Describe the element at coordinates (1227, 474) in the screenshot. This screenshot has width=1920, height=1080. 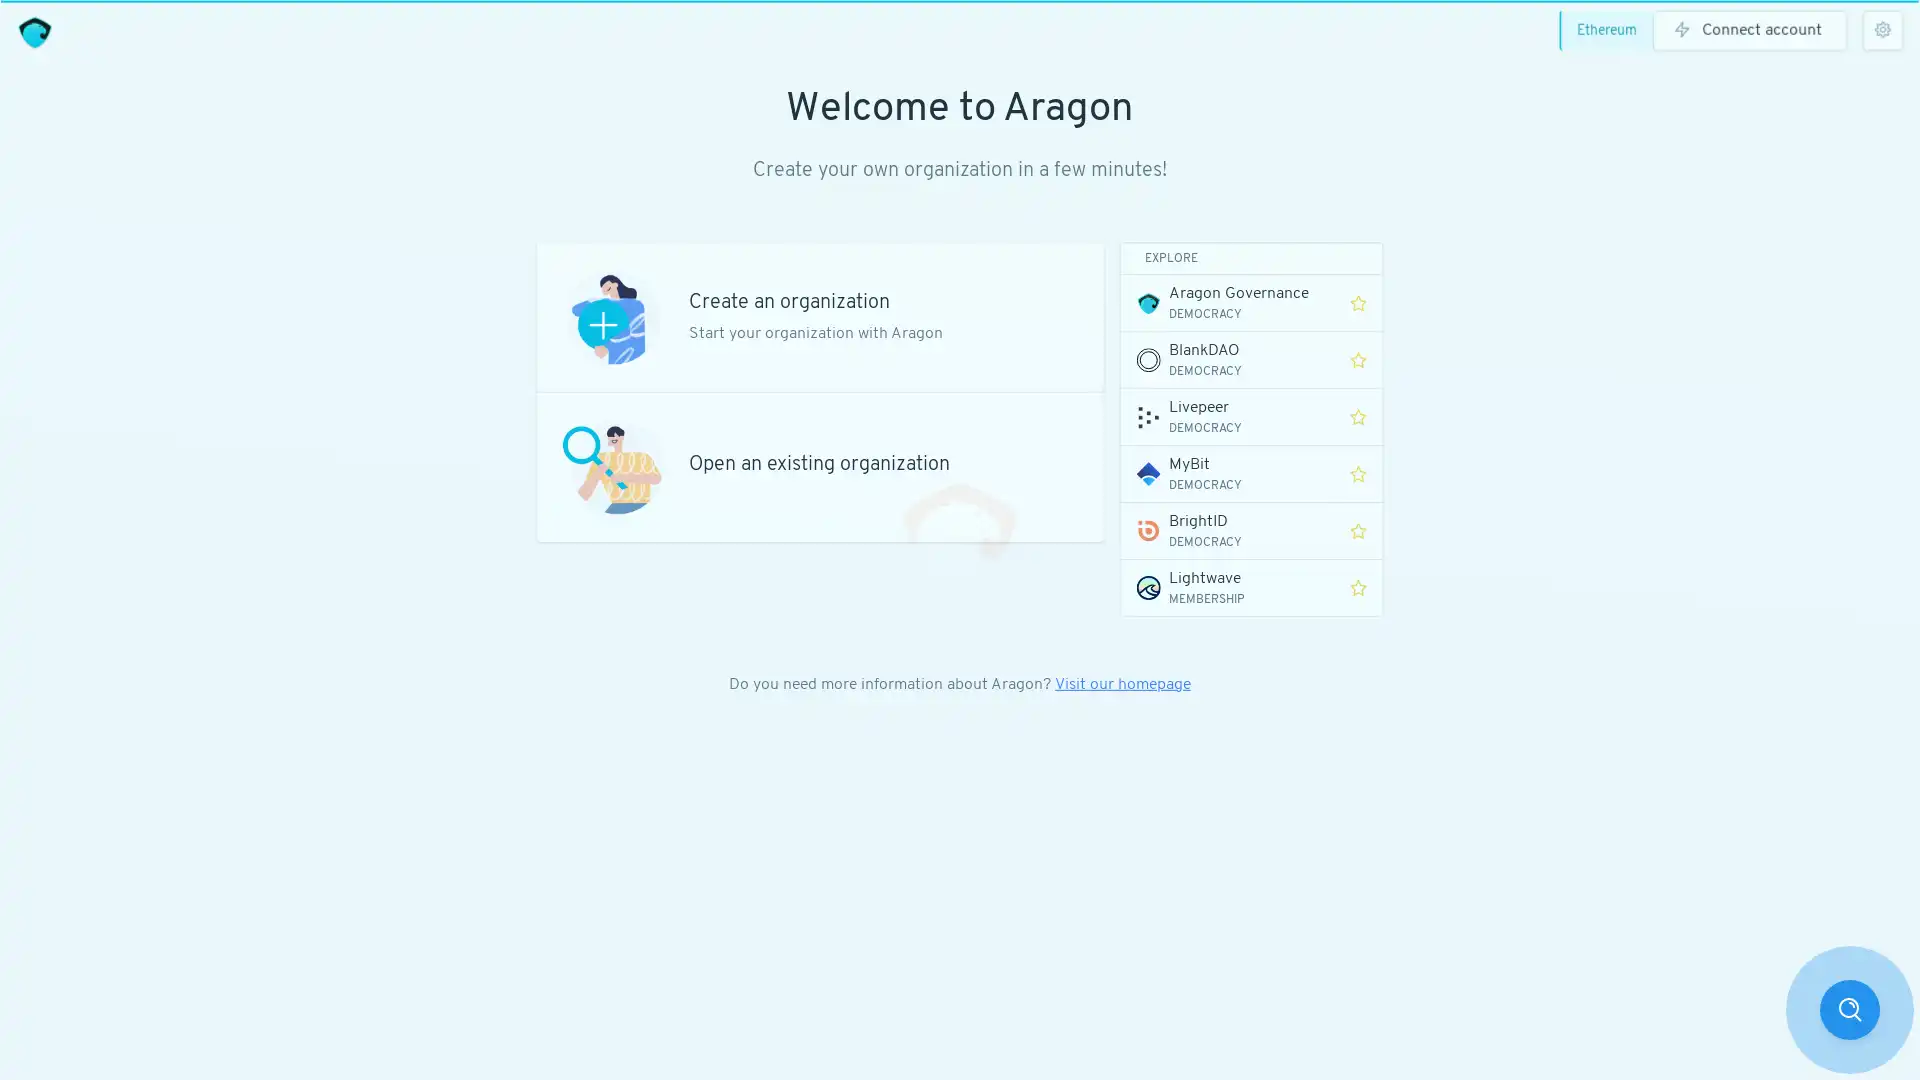
I see `MyBit DEMOCRACY` at that location.